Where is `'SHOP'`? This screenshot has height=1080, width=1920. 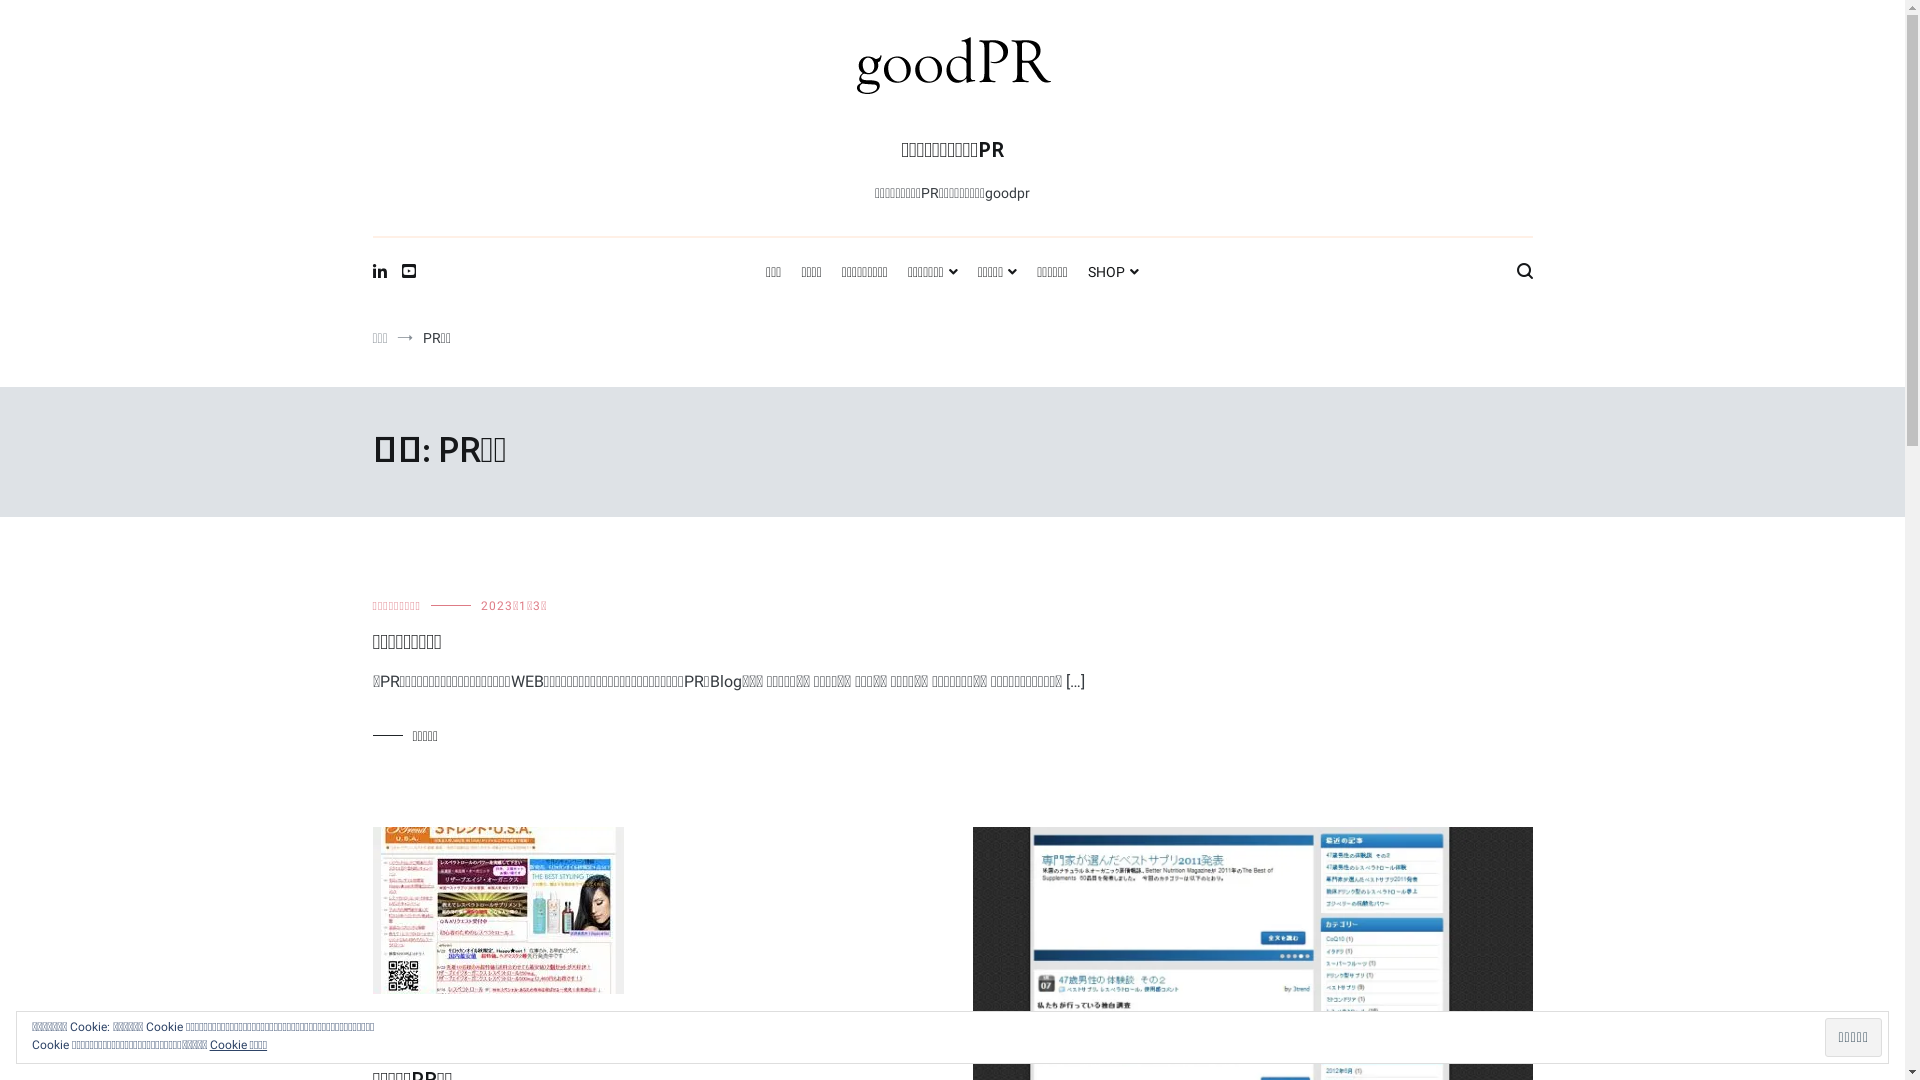
'SHOP' is located at coordinates (1112, 273).